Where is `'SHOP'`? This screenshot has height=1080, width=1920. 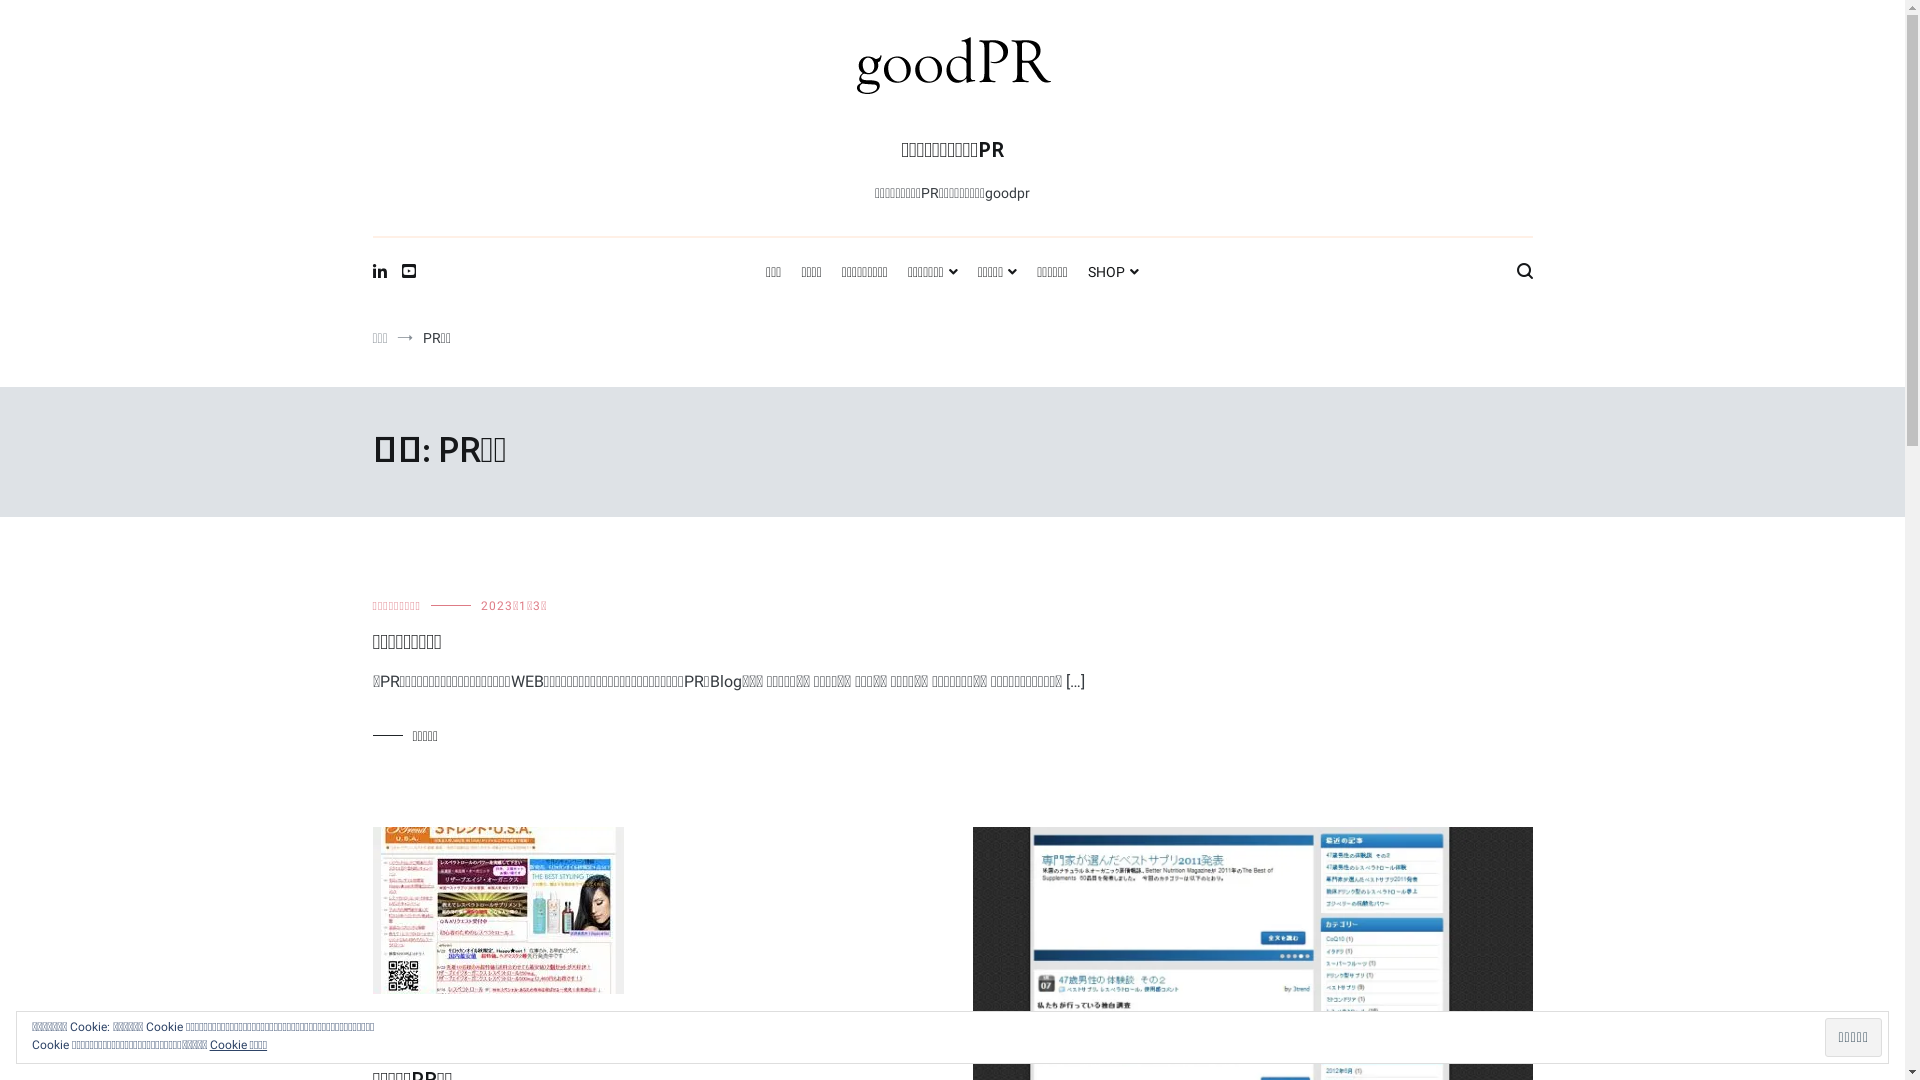
'SHOP' is located at coordinates (1112, 273).